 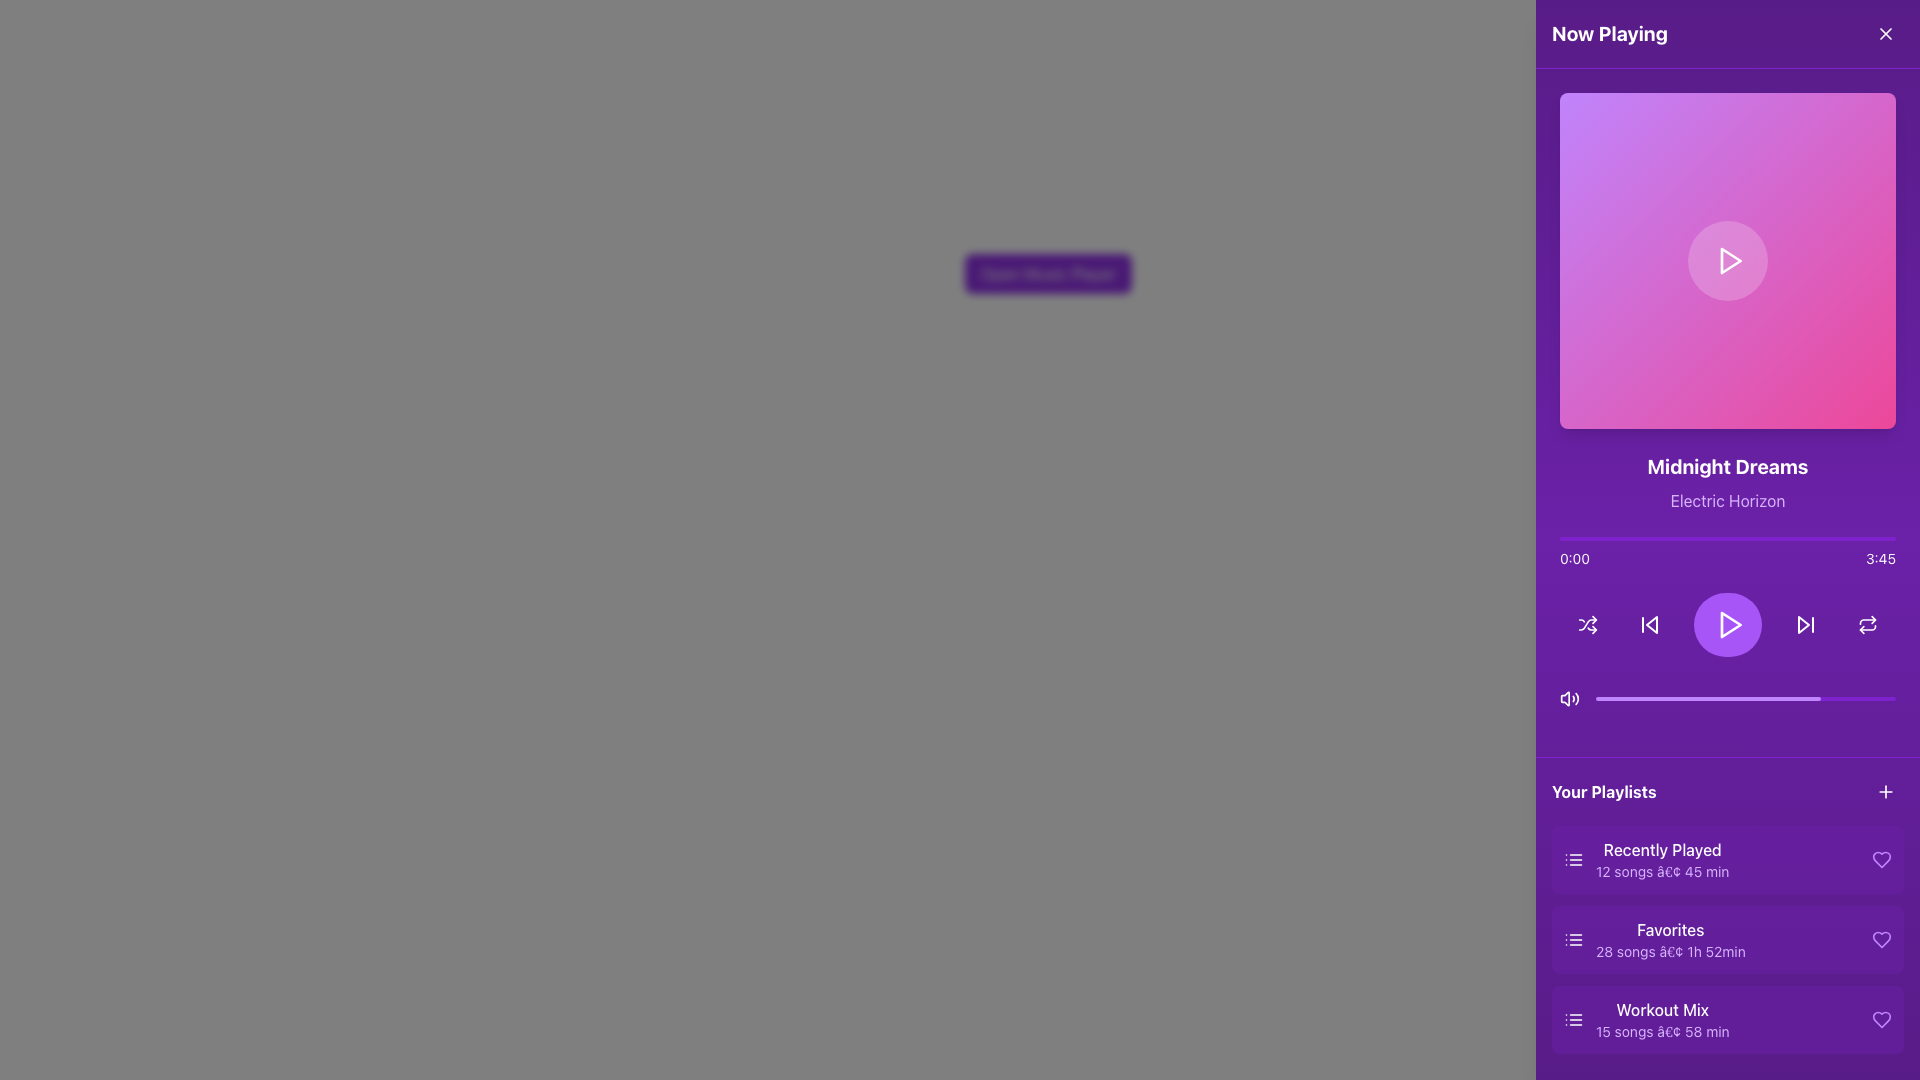 I want to click on the forward skip button, so click(x=1805, y=623).